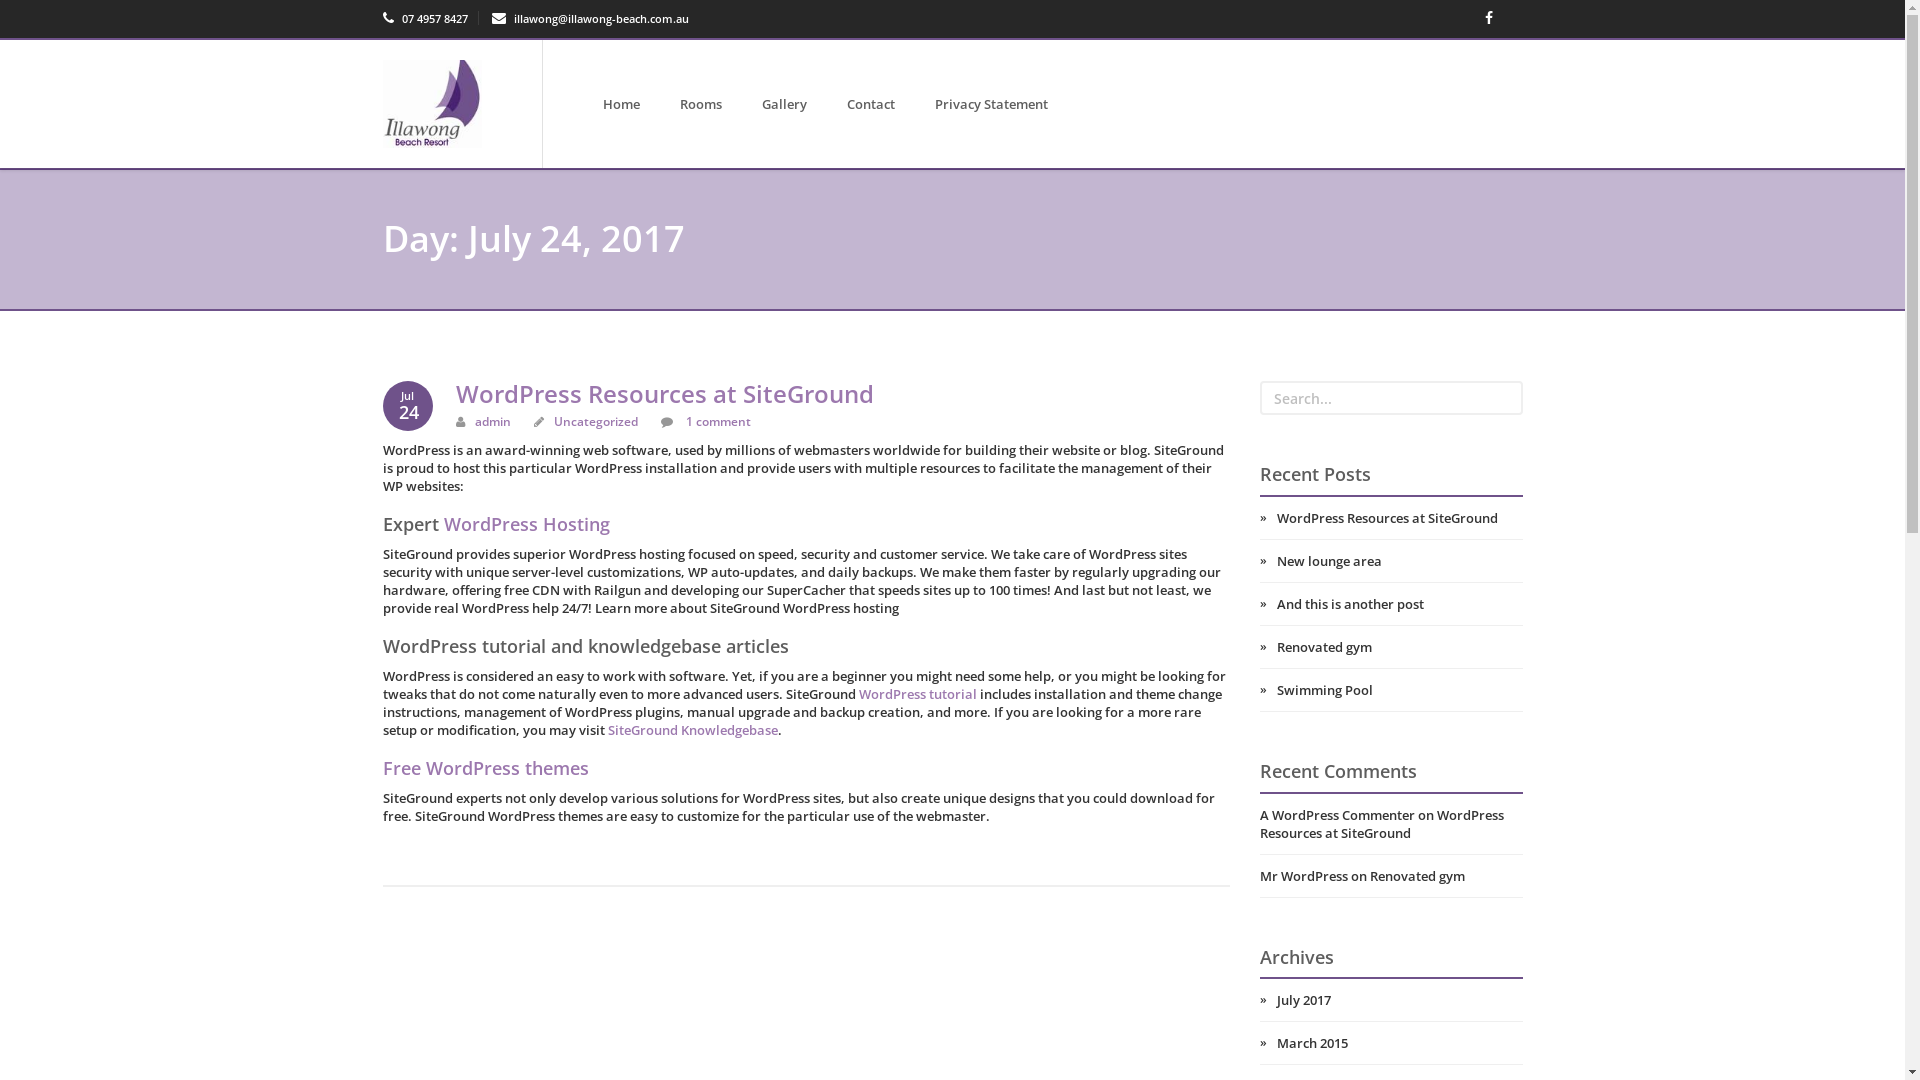  Describe the element at coordinates (594, 420) in the screenshot. I see `'Uncategorized'` at that location.